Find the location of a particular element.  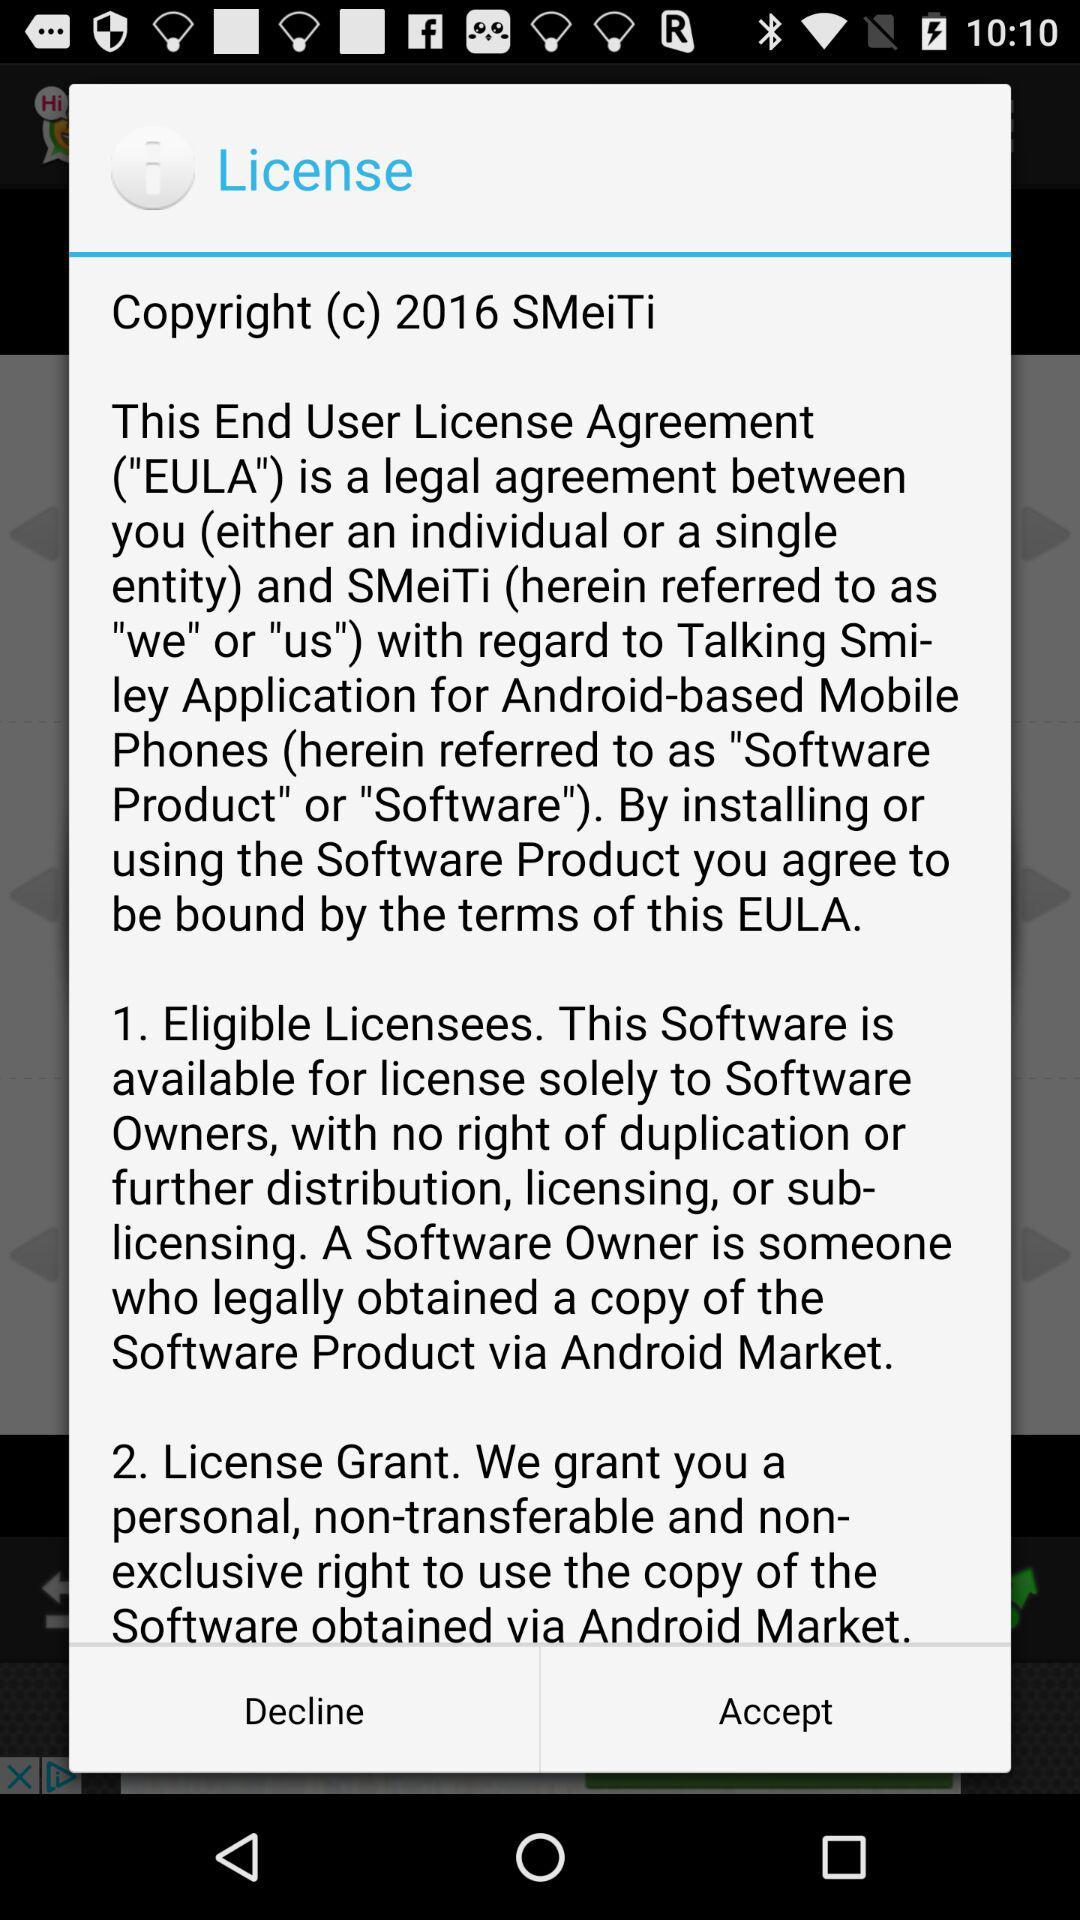

the accept is located at coordinates (774, 1708).